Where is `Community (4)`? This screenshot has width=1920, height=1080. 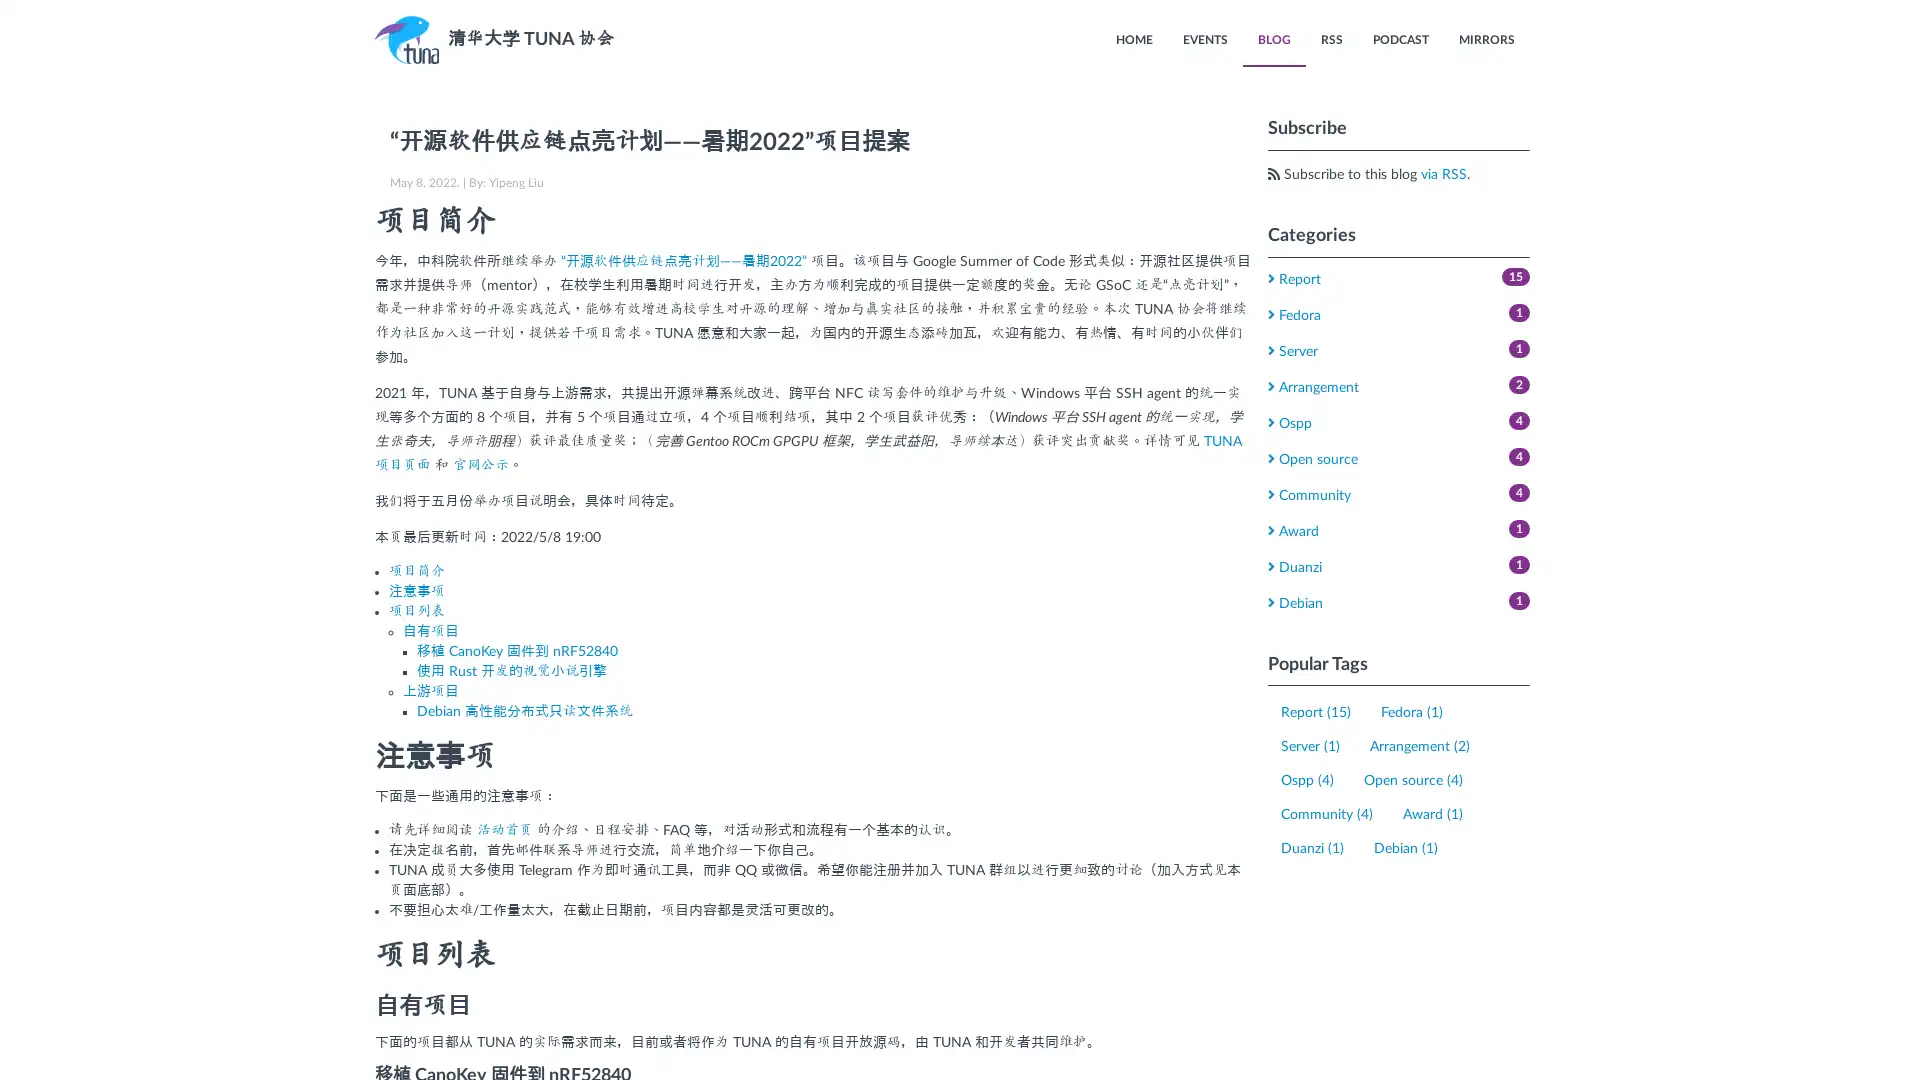
Community (4) is located at coordinates (1325, 814).